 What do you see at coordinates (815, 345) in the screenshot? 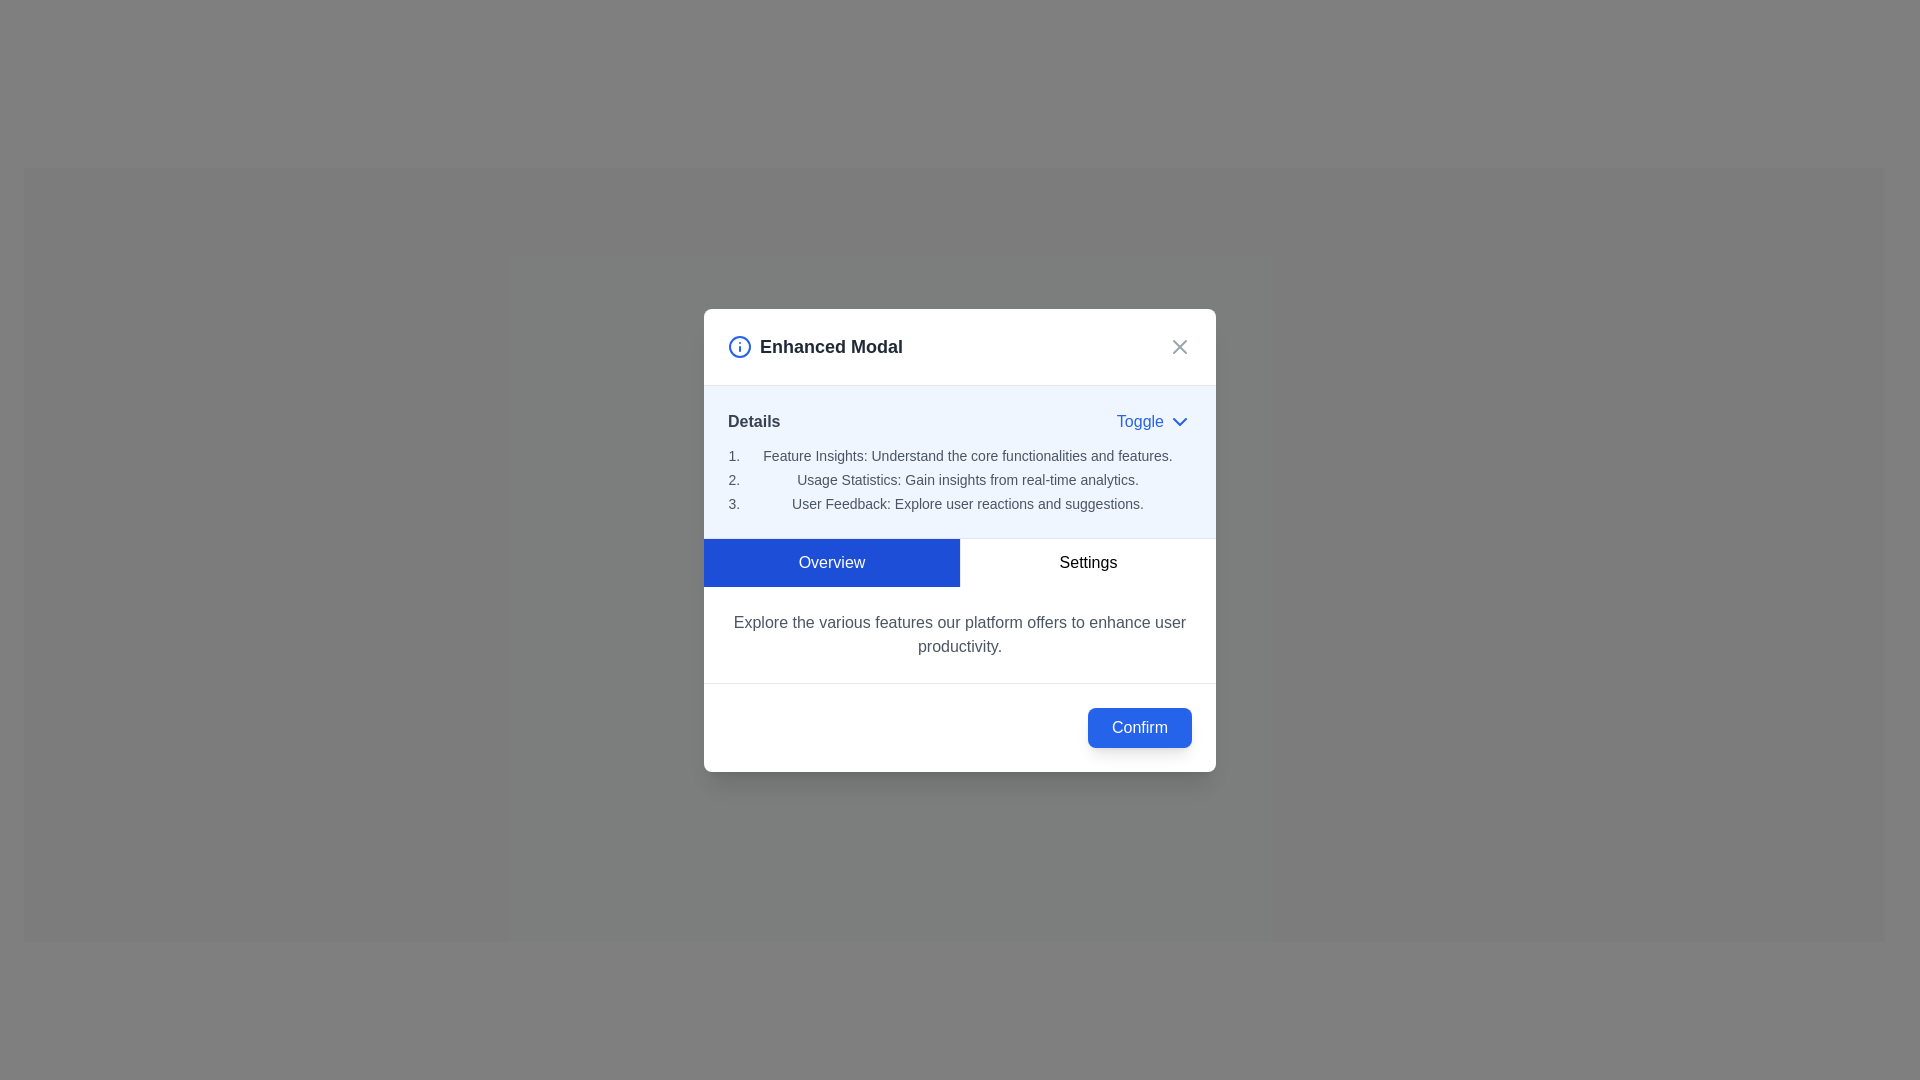
I see `title from the Text Label with Icon located in the top bar of the modal window, which serves as the header and is positioned leftmost among the elements` at bounding box center [815, 345].